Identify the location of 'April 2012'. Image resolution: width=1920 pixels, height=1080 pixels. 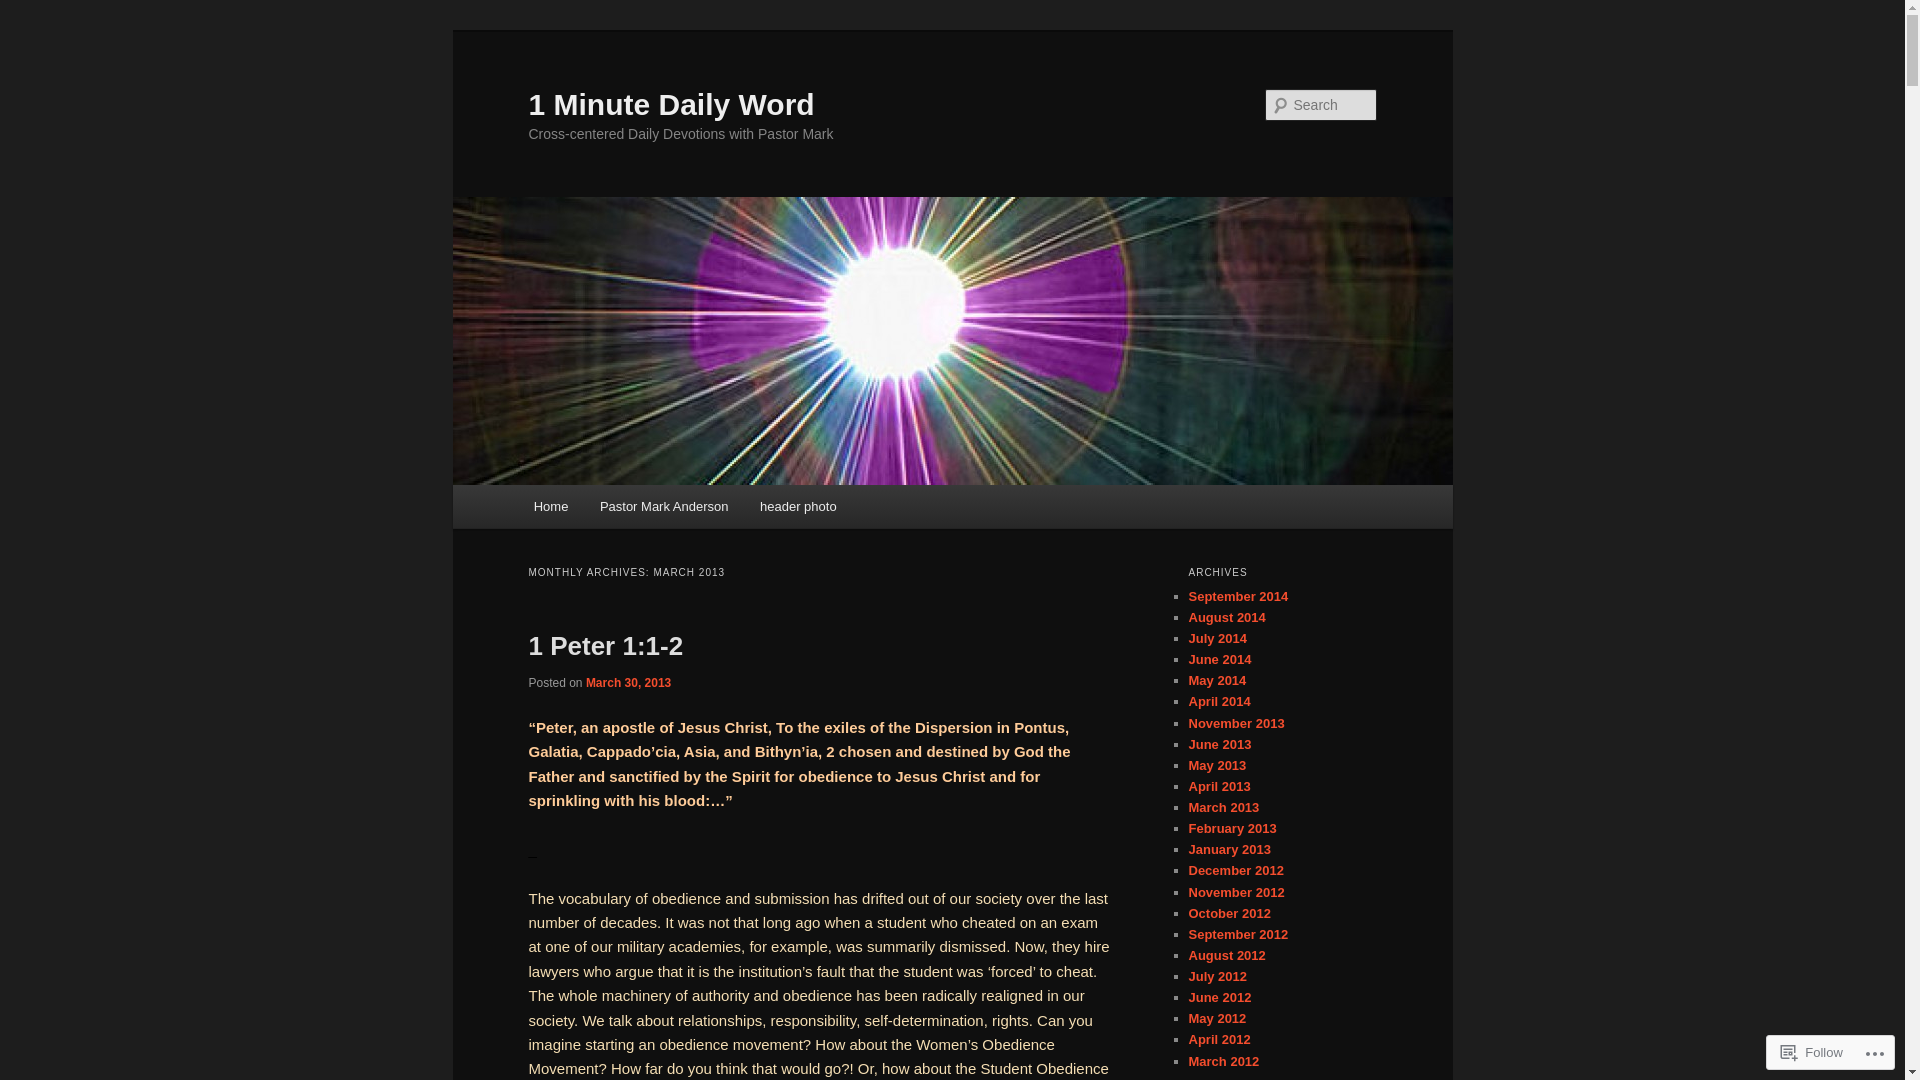
(1218, 1038).